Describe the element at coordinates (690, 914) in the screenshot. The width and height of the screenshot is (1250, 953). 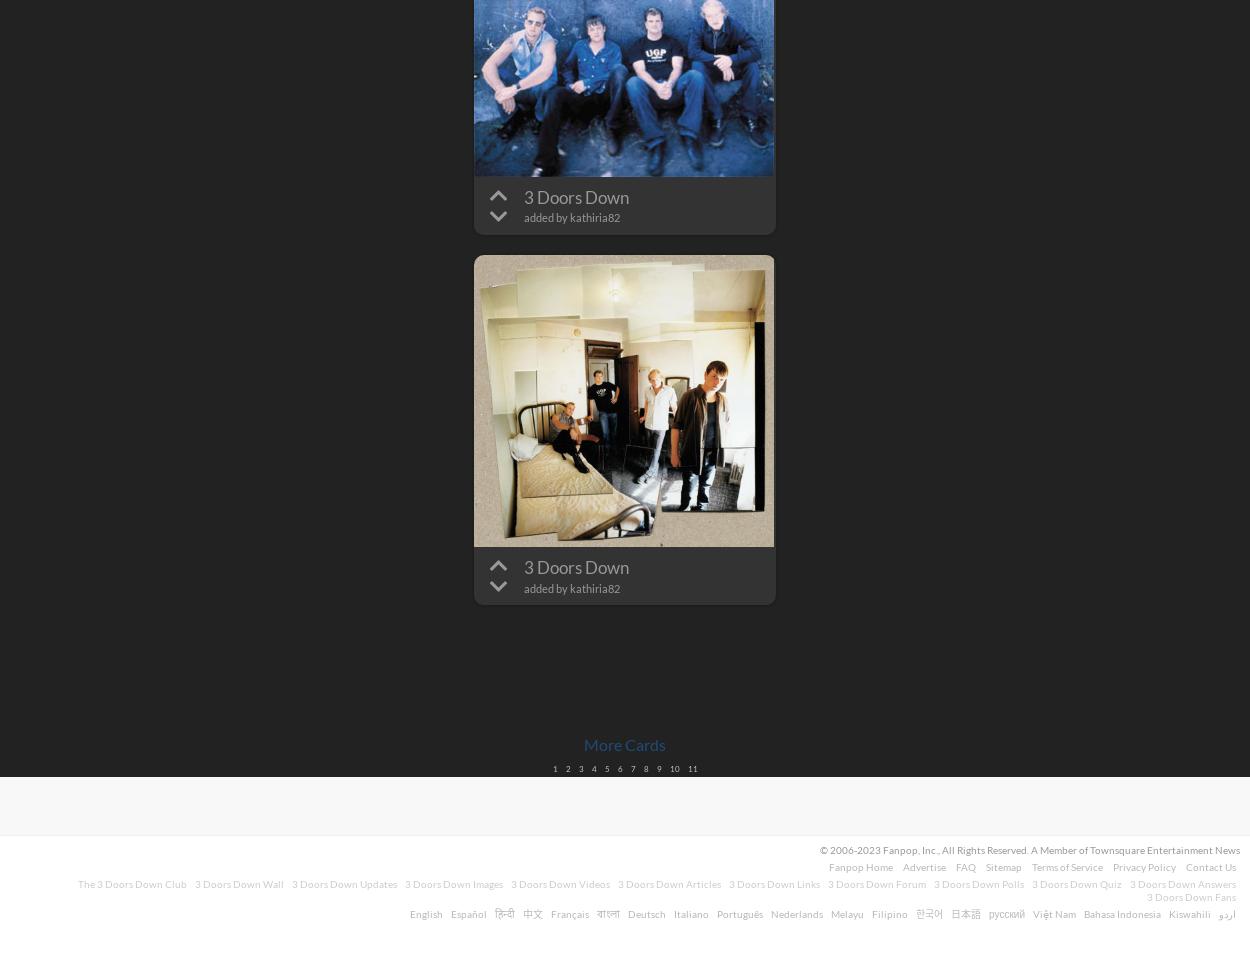
I see `'Italiano'` at that location.